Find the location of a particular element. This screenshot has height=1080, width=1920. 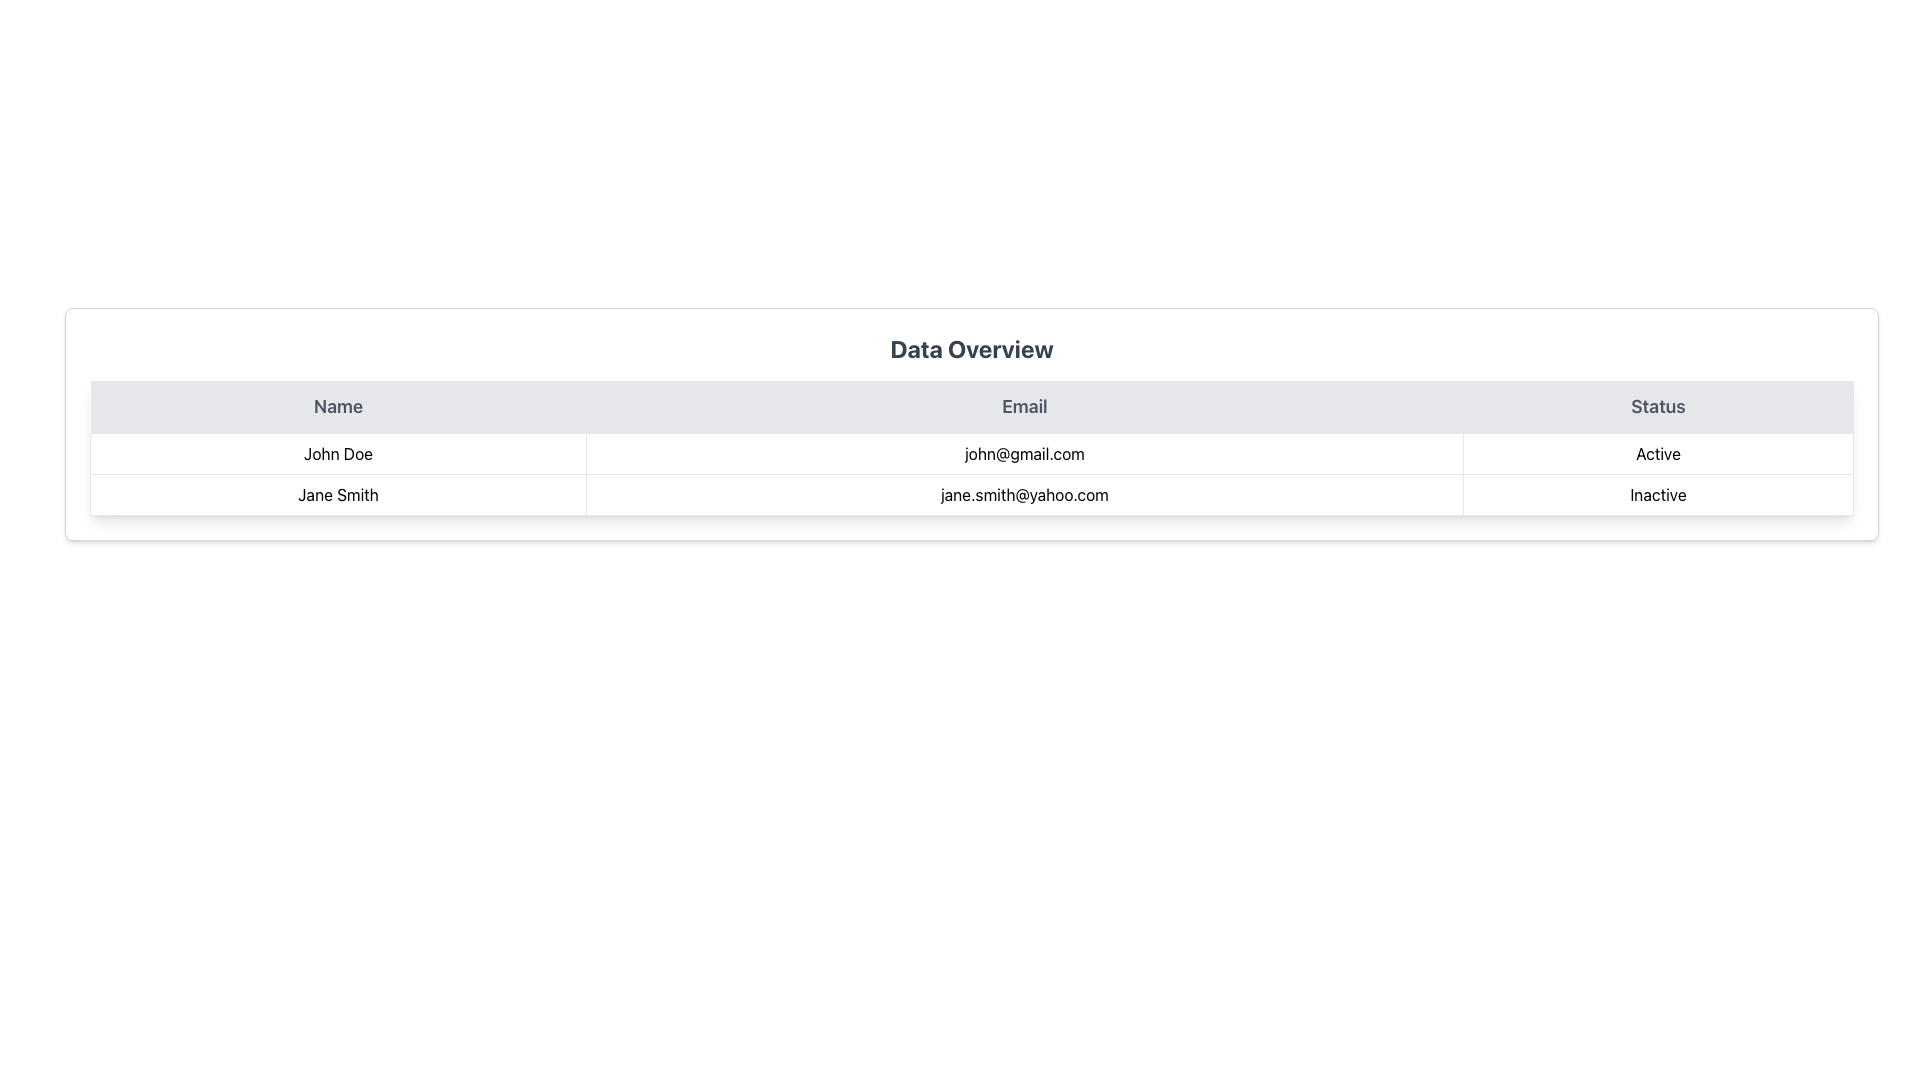

the text label in the 'Name' column of the first row in the data table, which contains the name 'John Doe' is located at coordinates (338, 454).